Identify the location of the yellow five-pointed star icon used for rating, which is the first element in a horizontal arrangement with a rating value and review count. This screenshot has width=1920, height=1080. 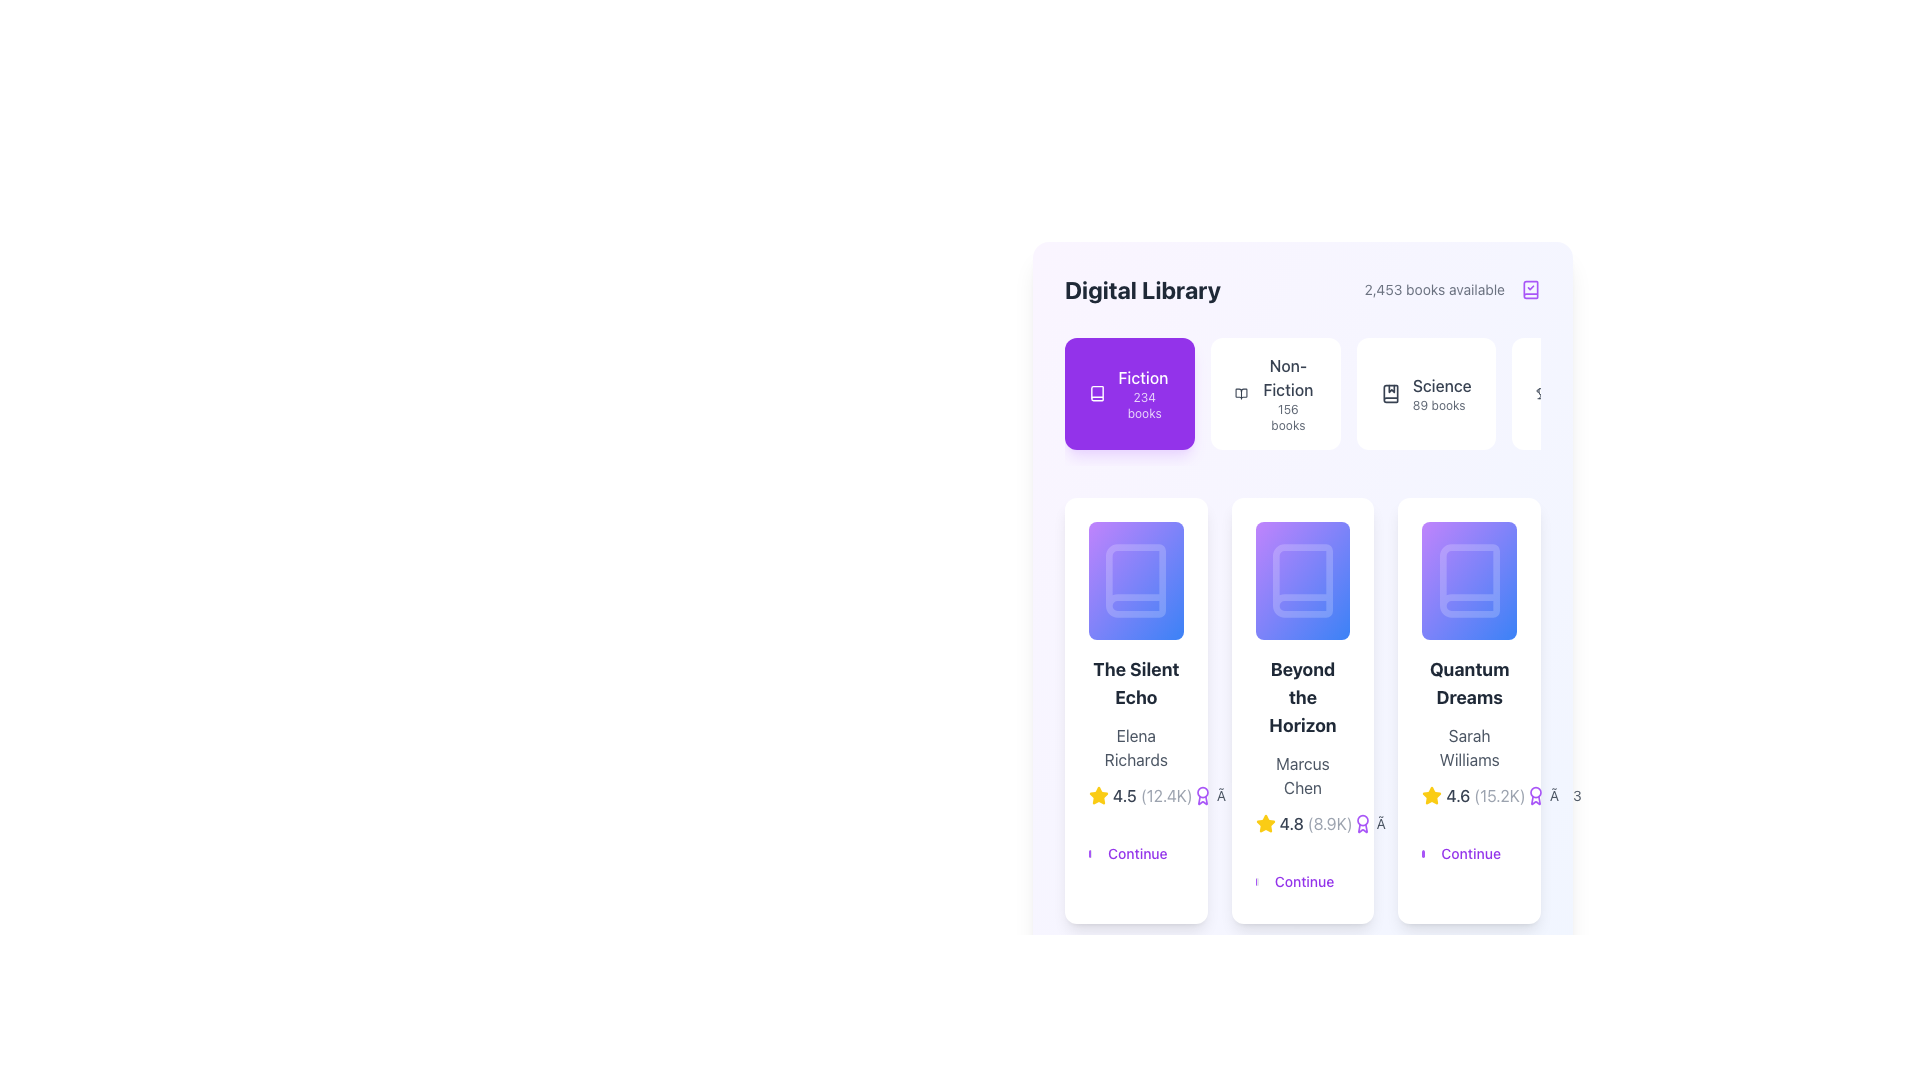
(1431, 795).